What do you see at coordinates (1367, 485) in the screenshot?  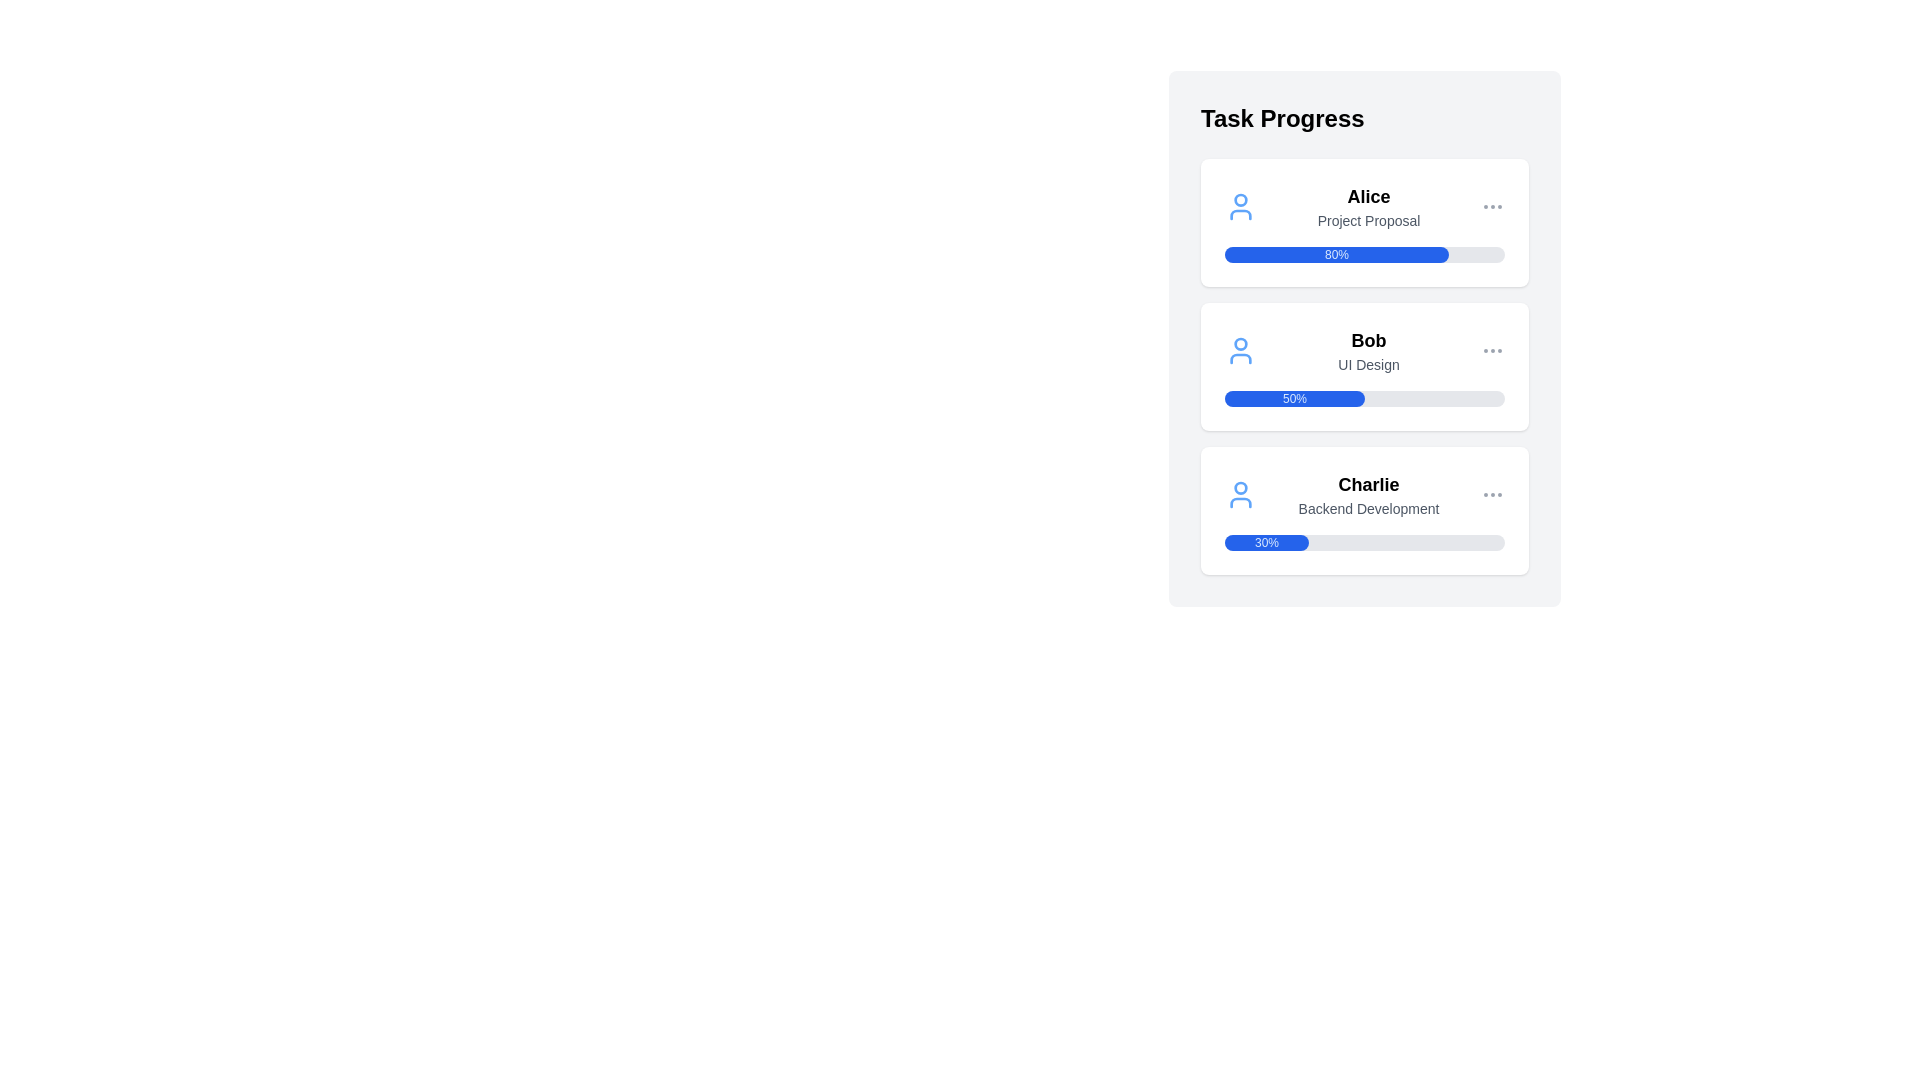 I see `text label displaying the name 'Charlie' in bold font, located at the top of the 'Backend Development' card in the task progression UI` at bounding box center [1367, 485].